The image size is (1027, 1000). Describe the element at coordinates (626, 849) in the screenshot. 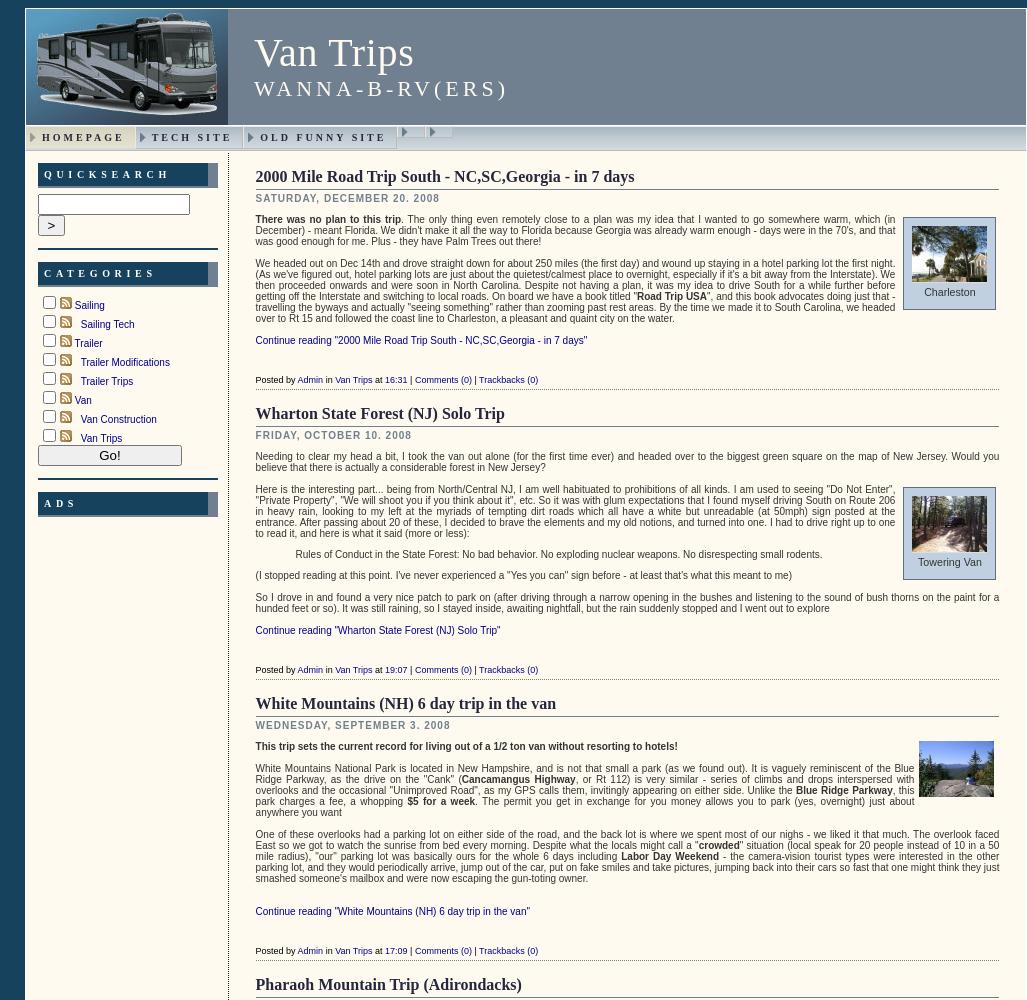

I see `'" situation (local speak for 20 people instead of 10 in a 50 mile radius), "our" parking lot was basically ours for the whole 6 days including'` at that location.